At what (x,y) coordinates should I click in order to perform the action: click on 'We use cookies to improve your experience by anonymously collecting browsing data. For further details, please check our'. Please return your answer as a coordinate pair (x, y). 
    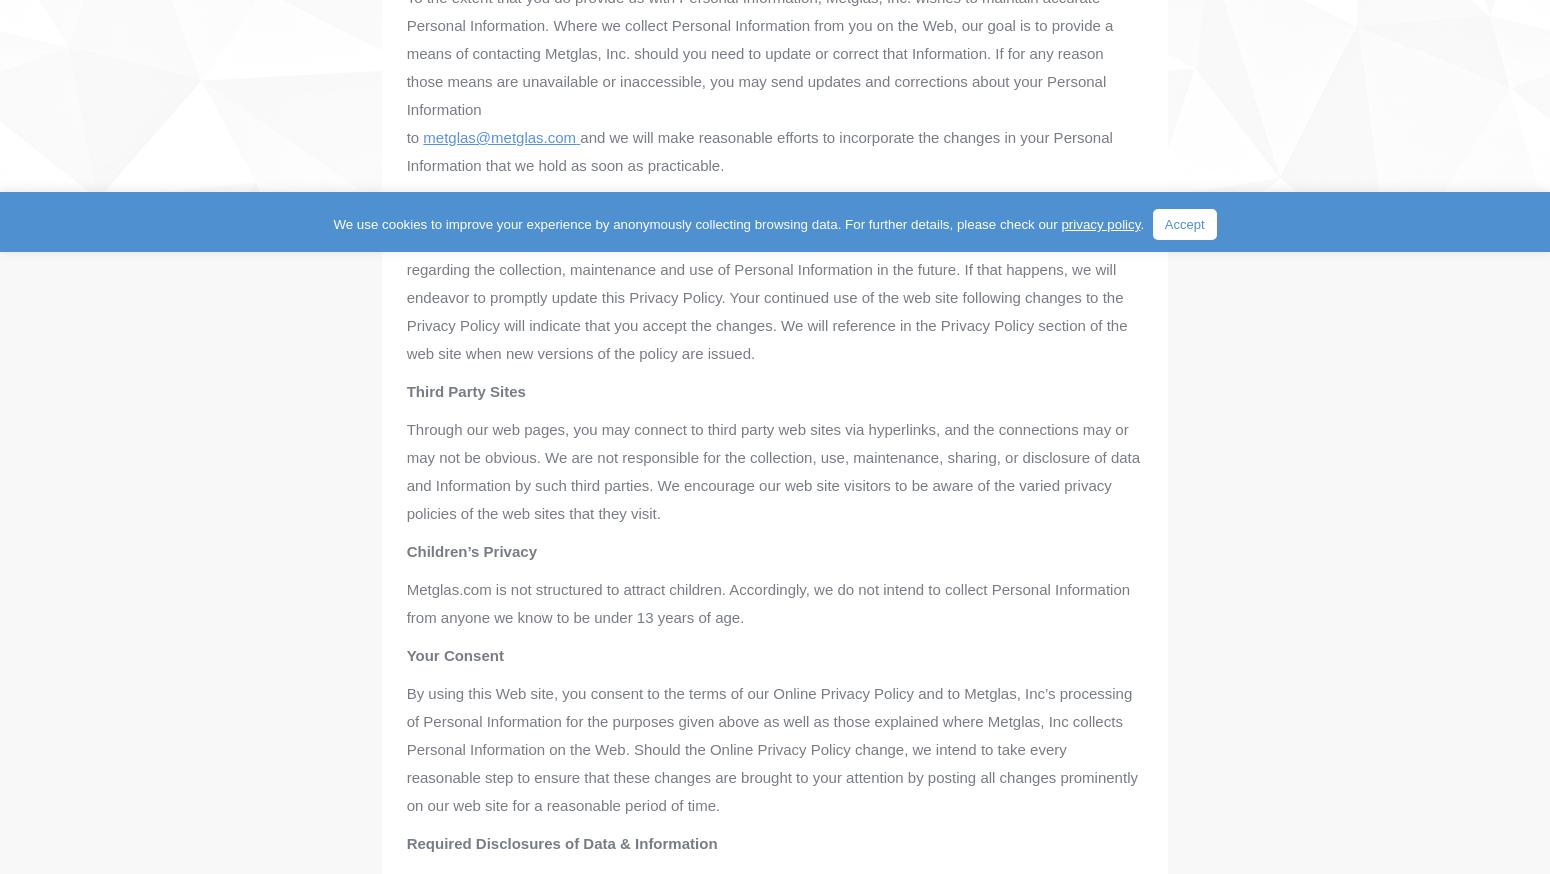
    Looking at the image, I should click on (331, 224).